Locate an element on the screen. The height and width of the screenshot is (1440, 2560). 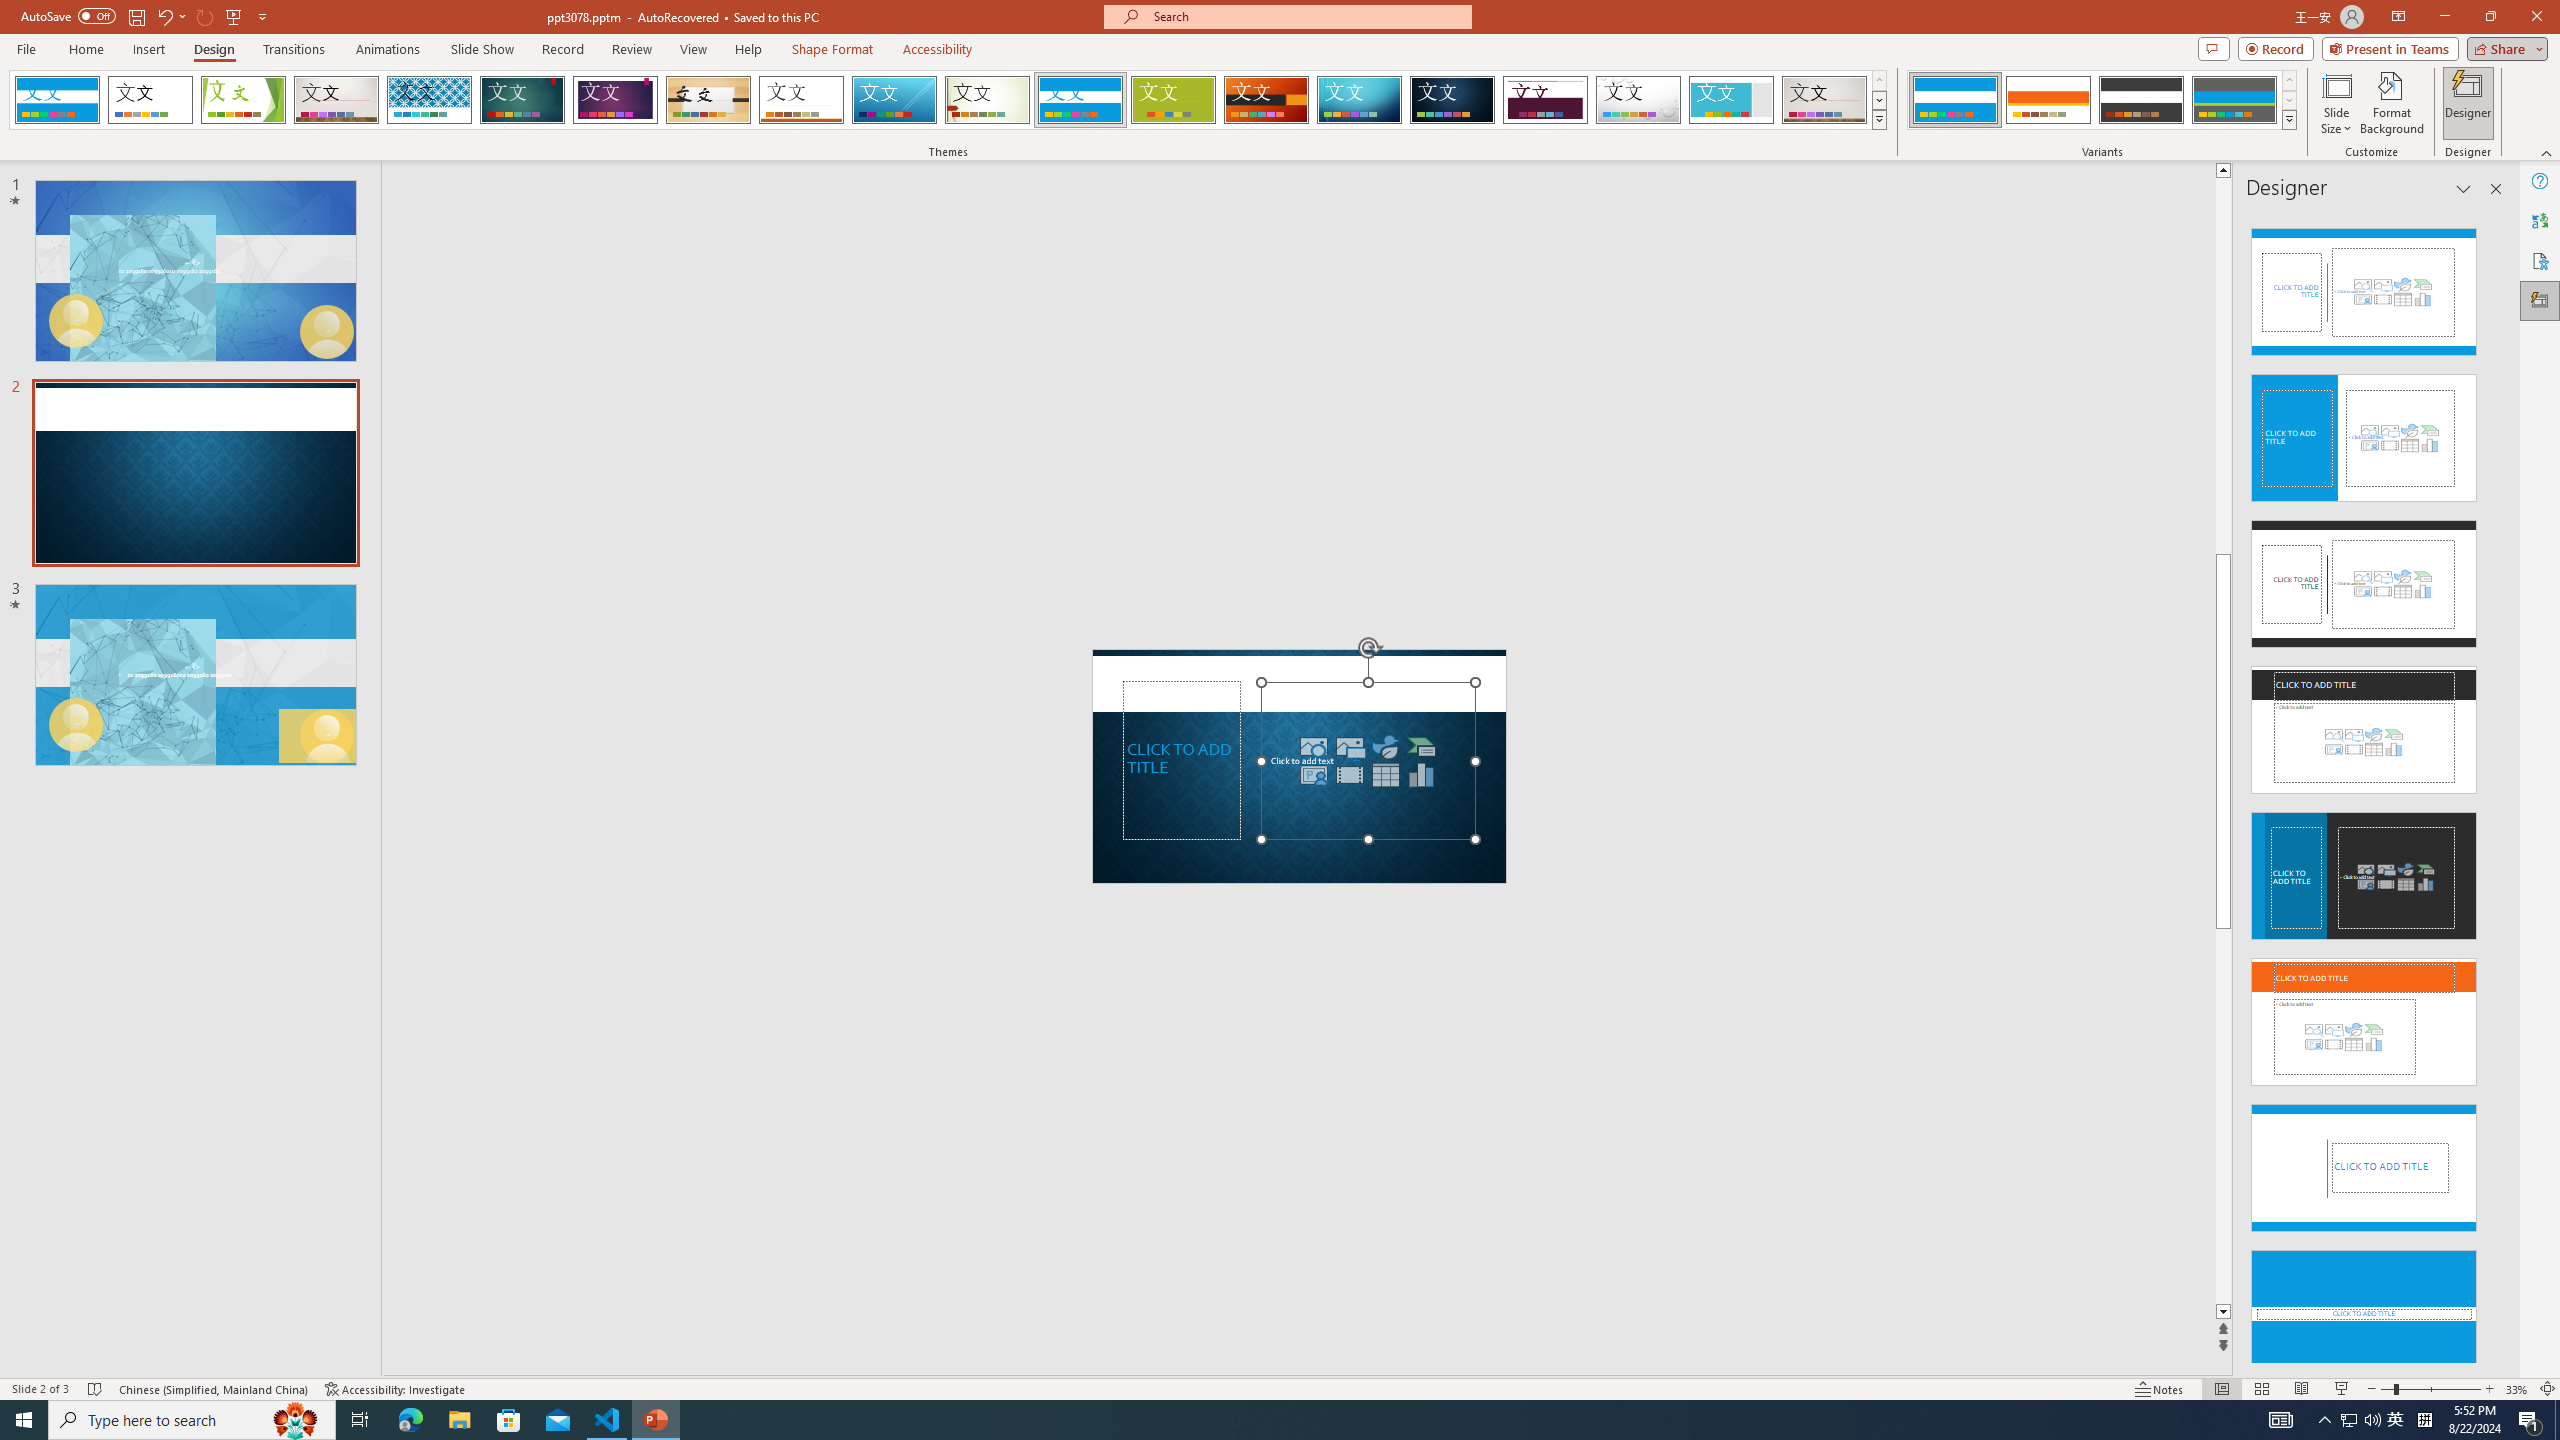
'Insert Chart' is located at coordinates (1422, 773).